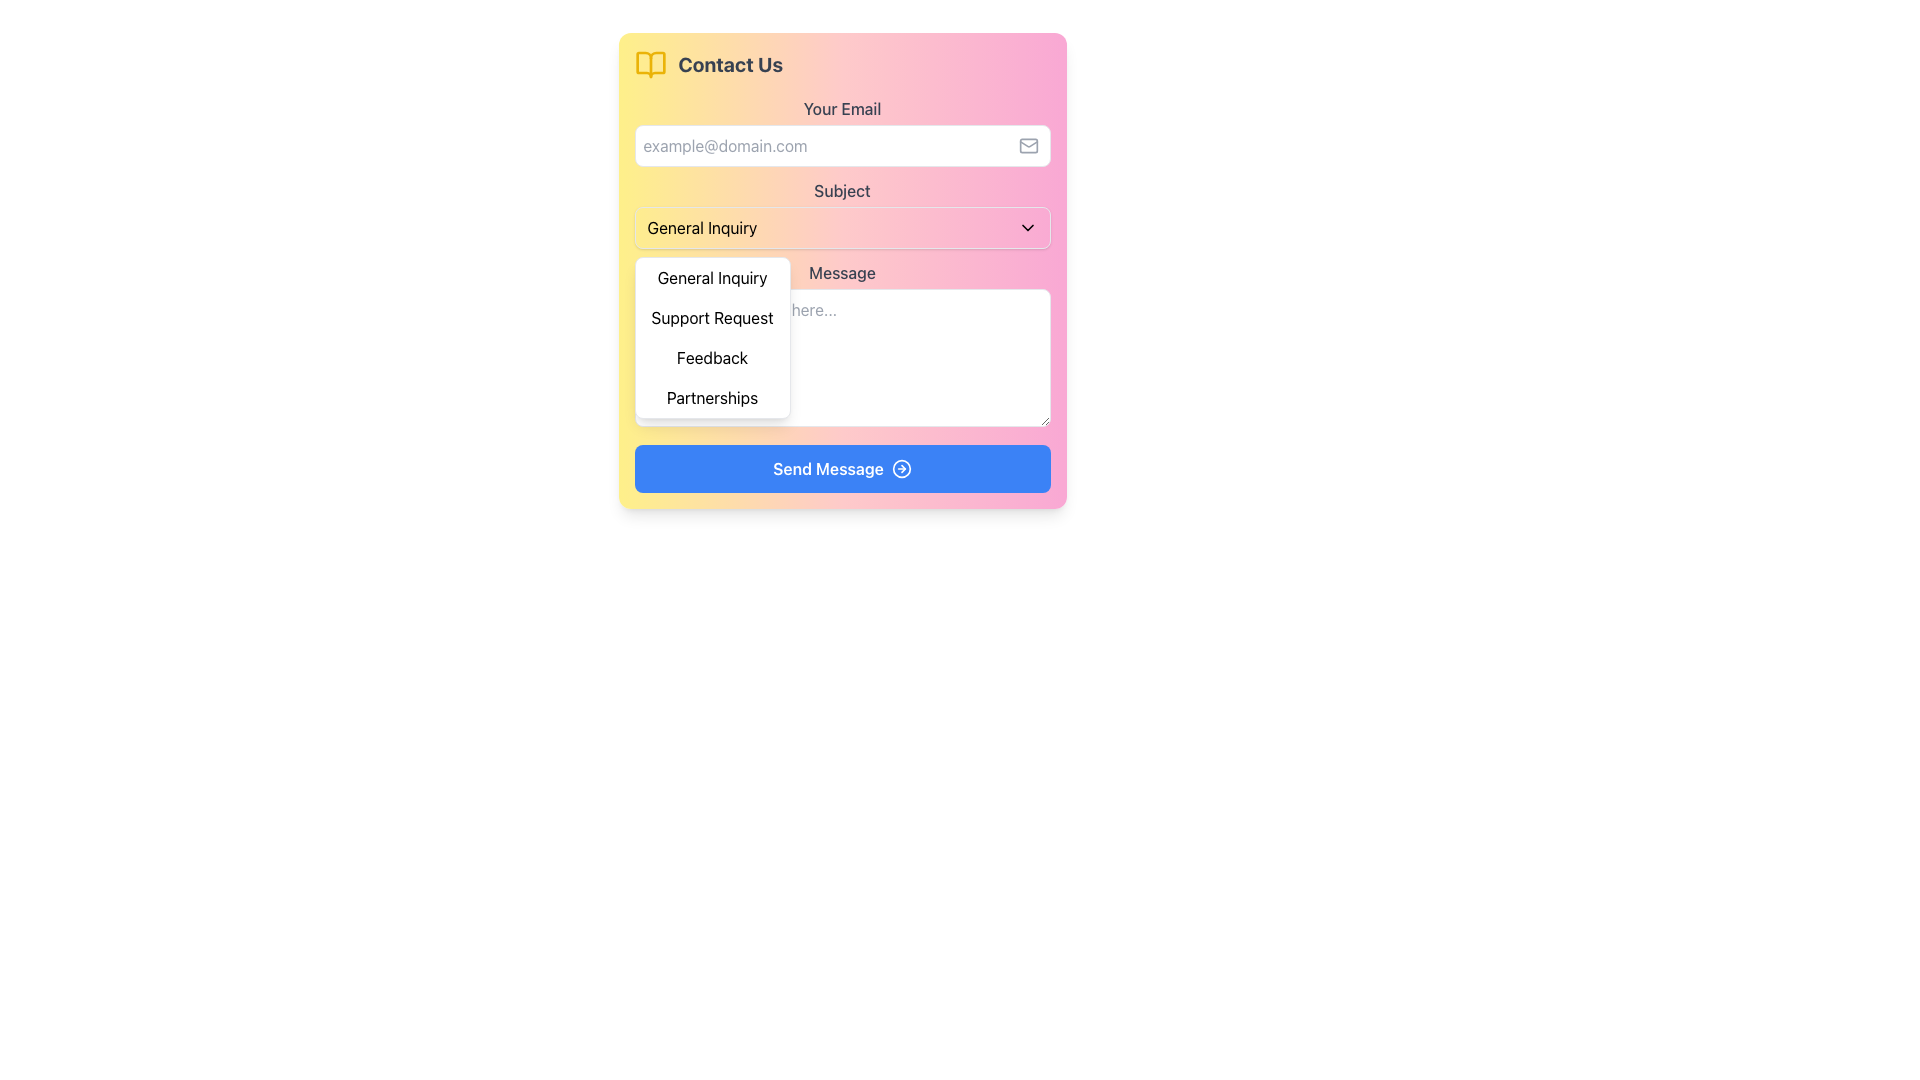  I want to click on the dropdown menu labeled 'Subject', so click(842, 213).